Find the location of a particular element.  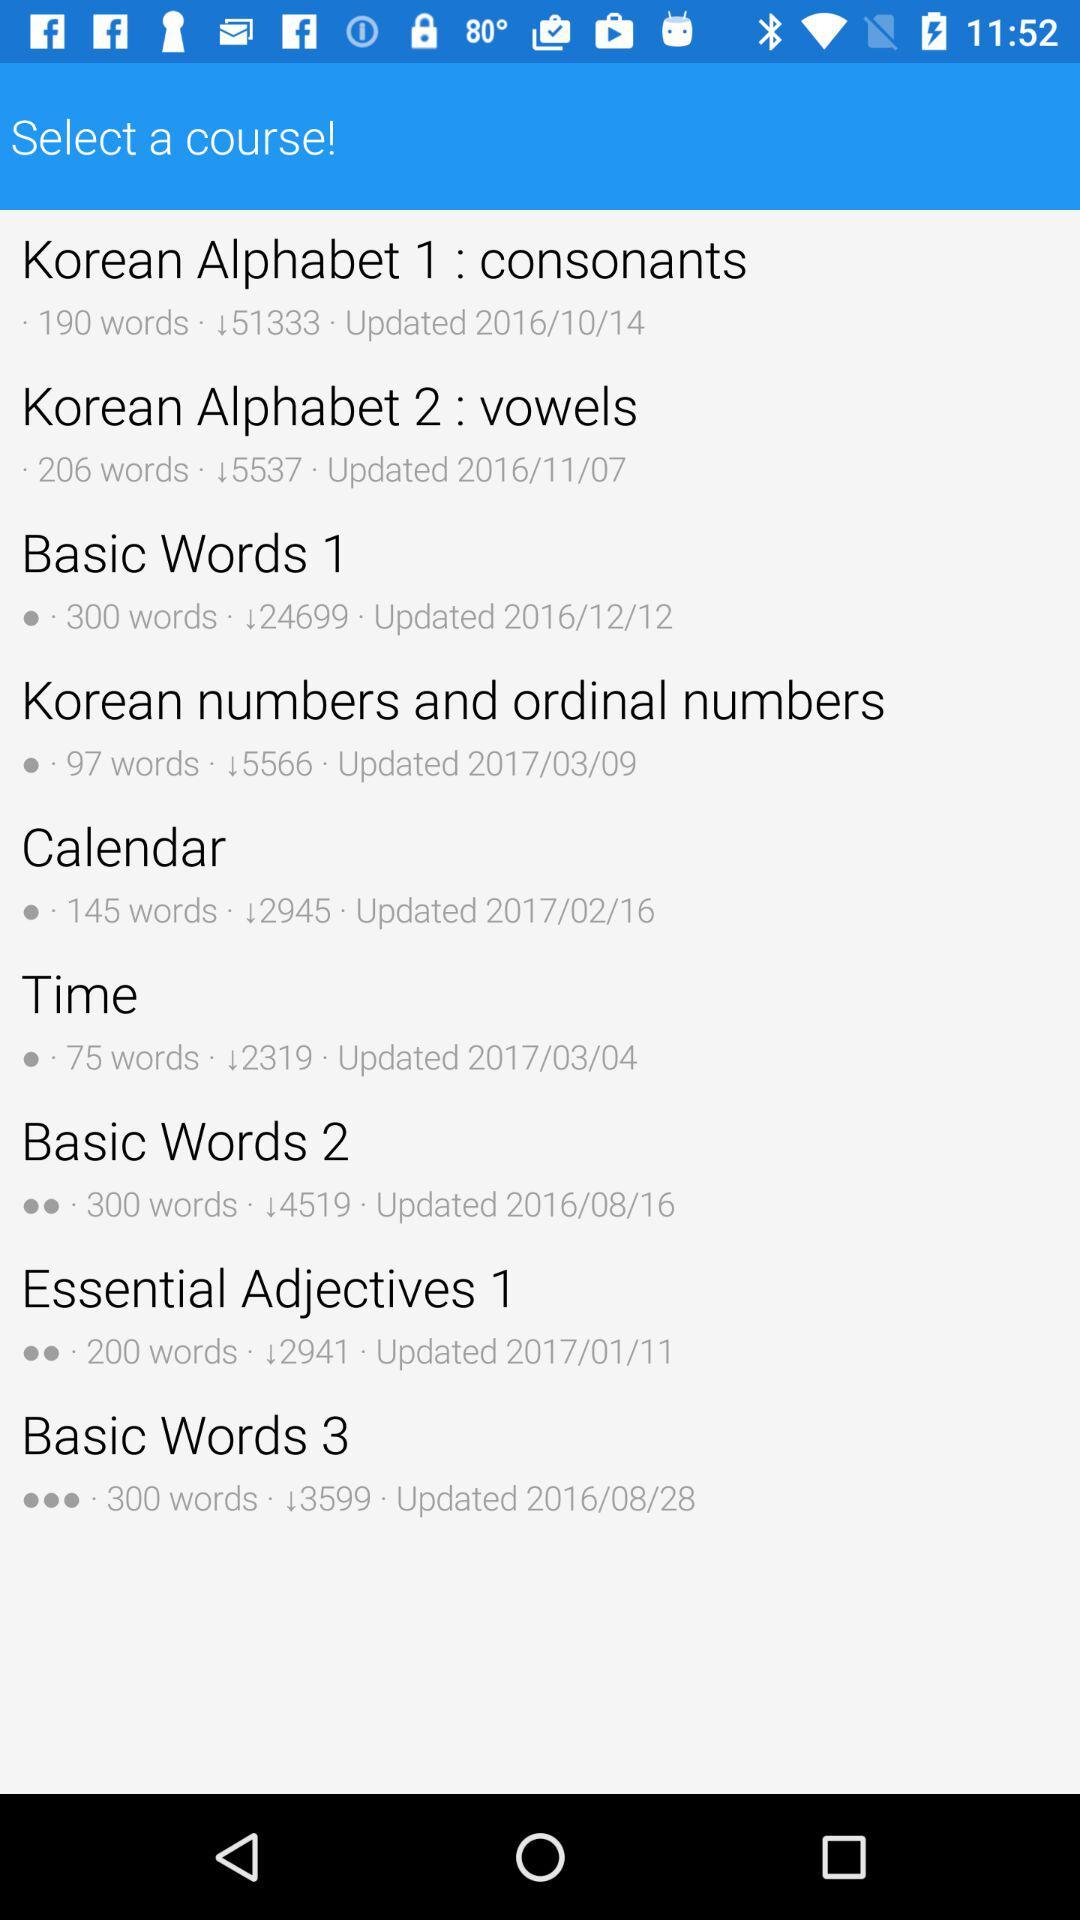

the icon below the basic words 2 button is located at coordinates (540, 1312).